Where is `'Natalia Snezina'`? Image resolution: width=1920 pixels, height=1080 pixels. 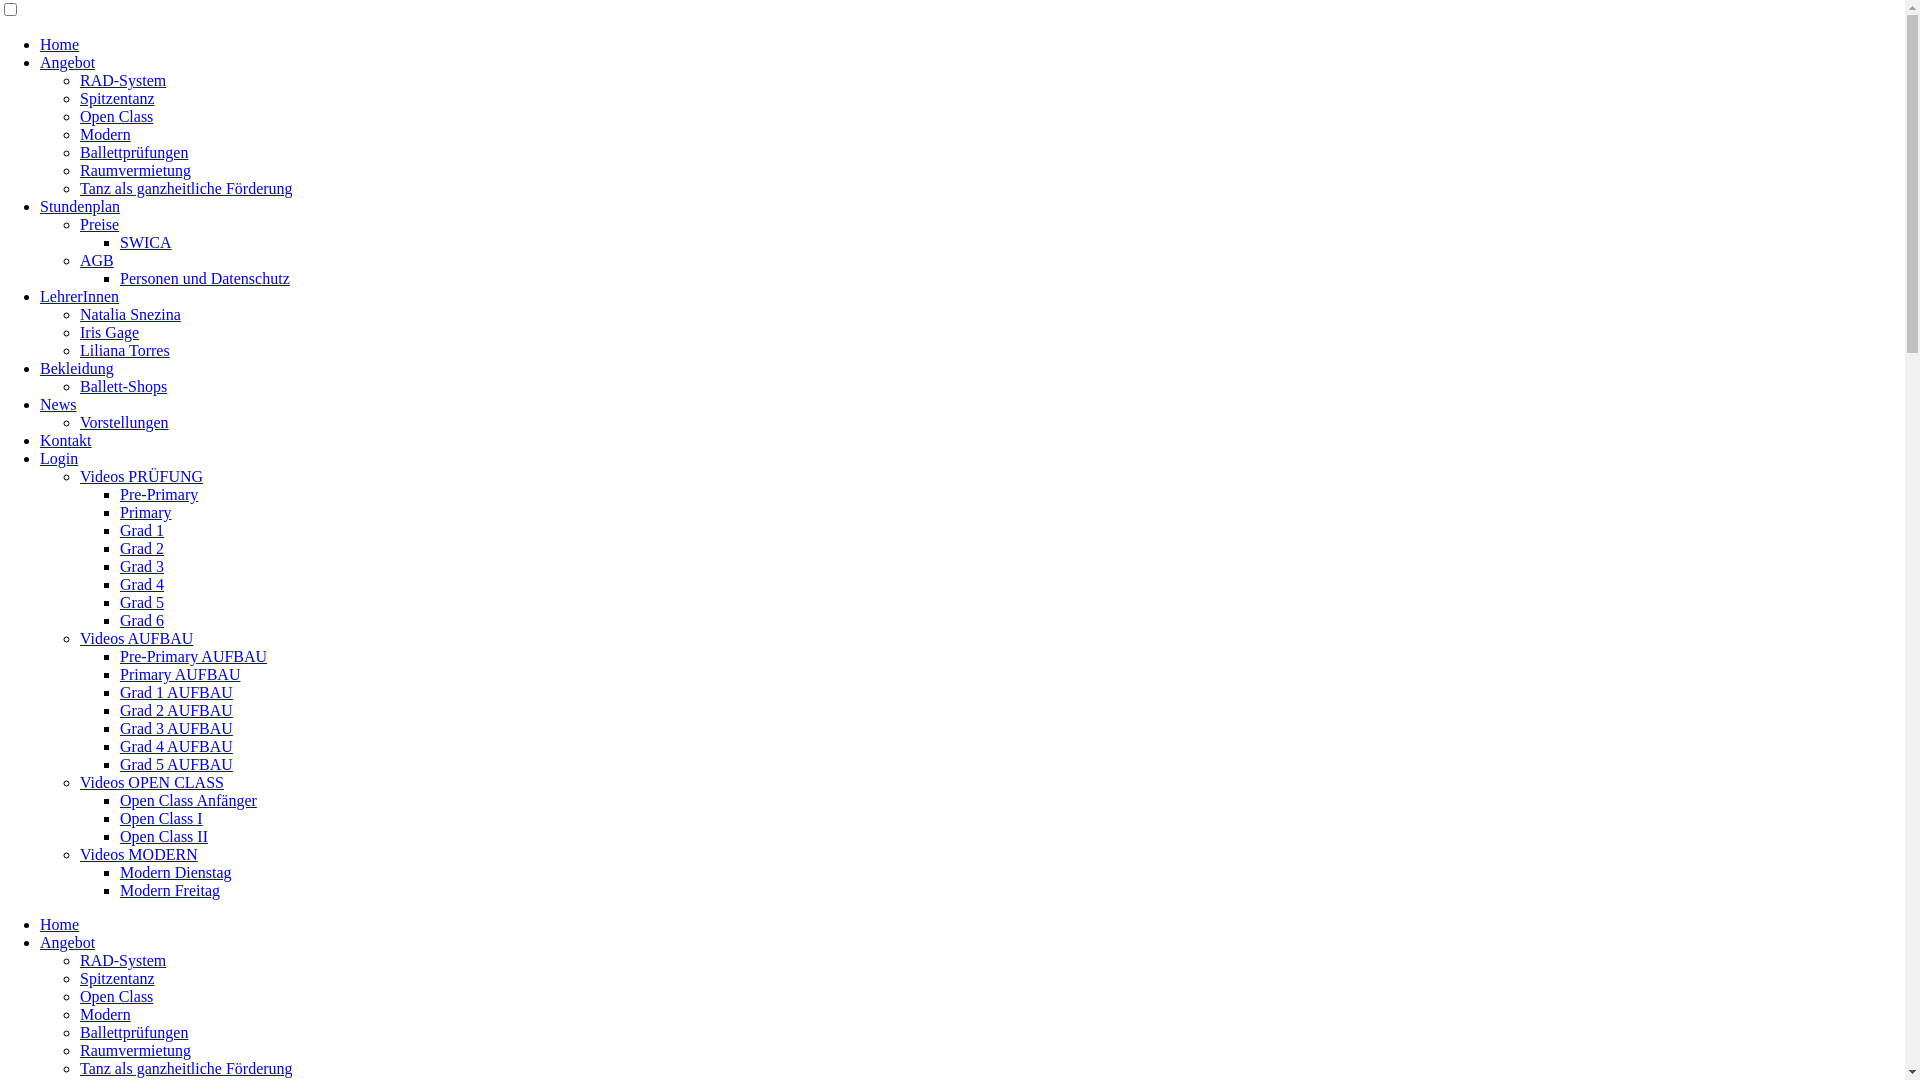
'Natalia Snezina' is located at coordinates (129, 314).